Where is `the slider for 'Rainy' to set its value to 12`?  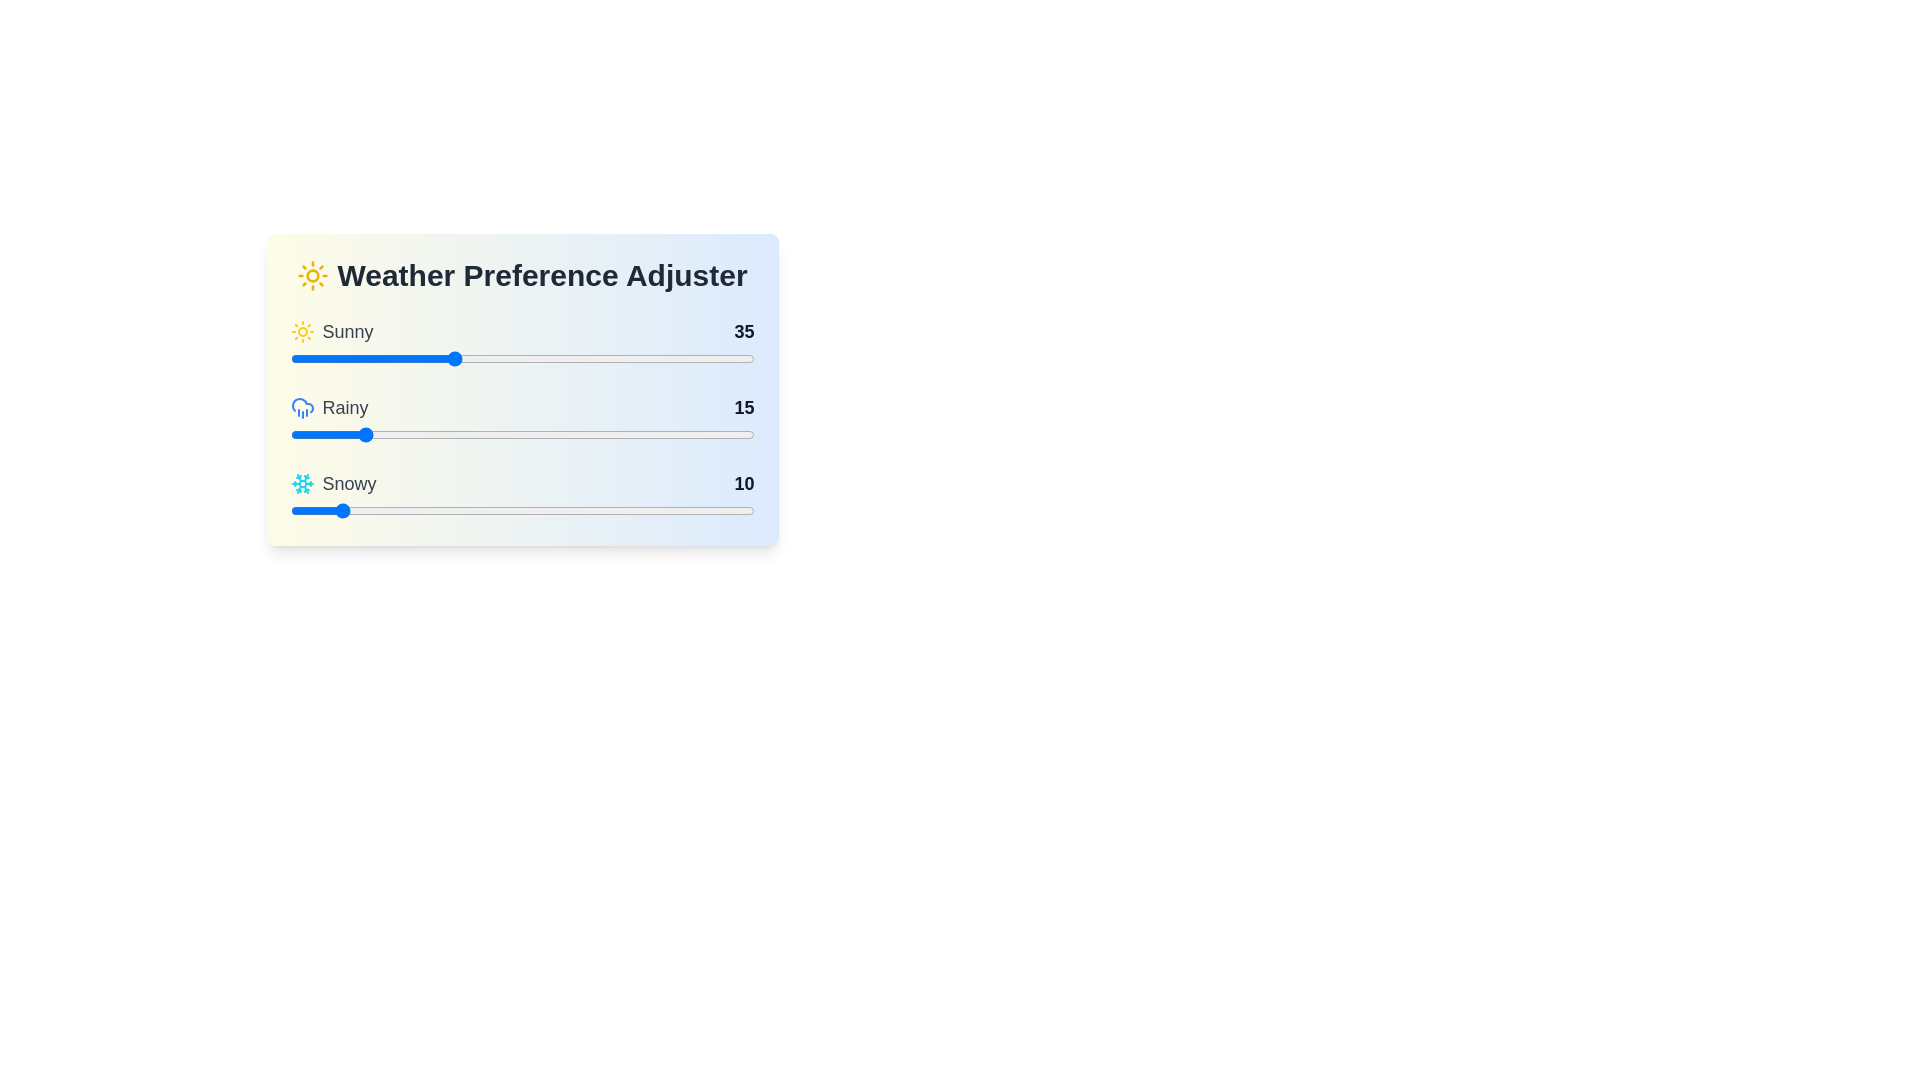
the slider for 'Rainy' to set its value to 12 is located at coordinates (346, 434).